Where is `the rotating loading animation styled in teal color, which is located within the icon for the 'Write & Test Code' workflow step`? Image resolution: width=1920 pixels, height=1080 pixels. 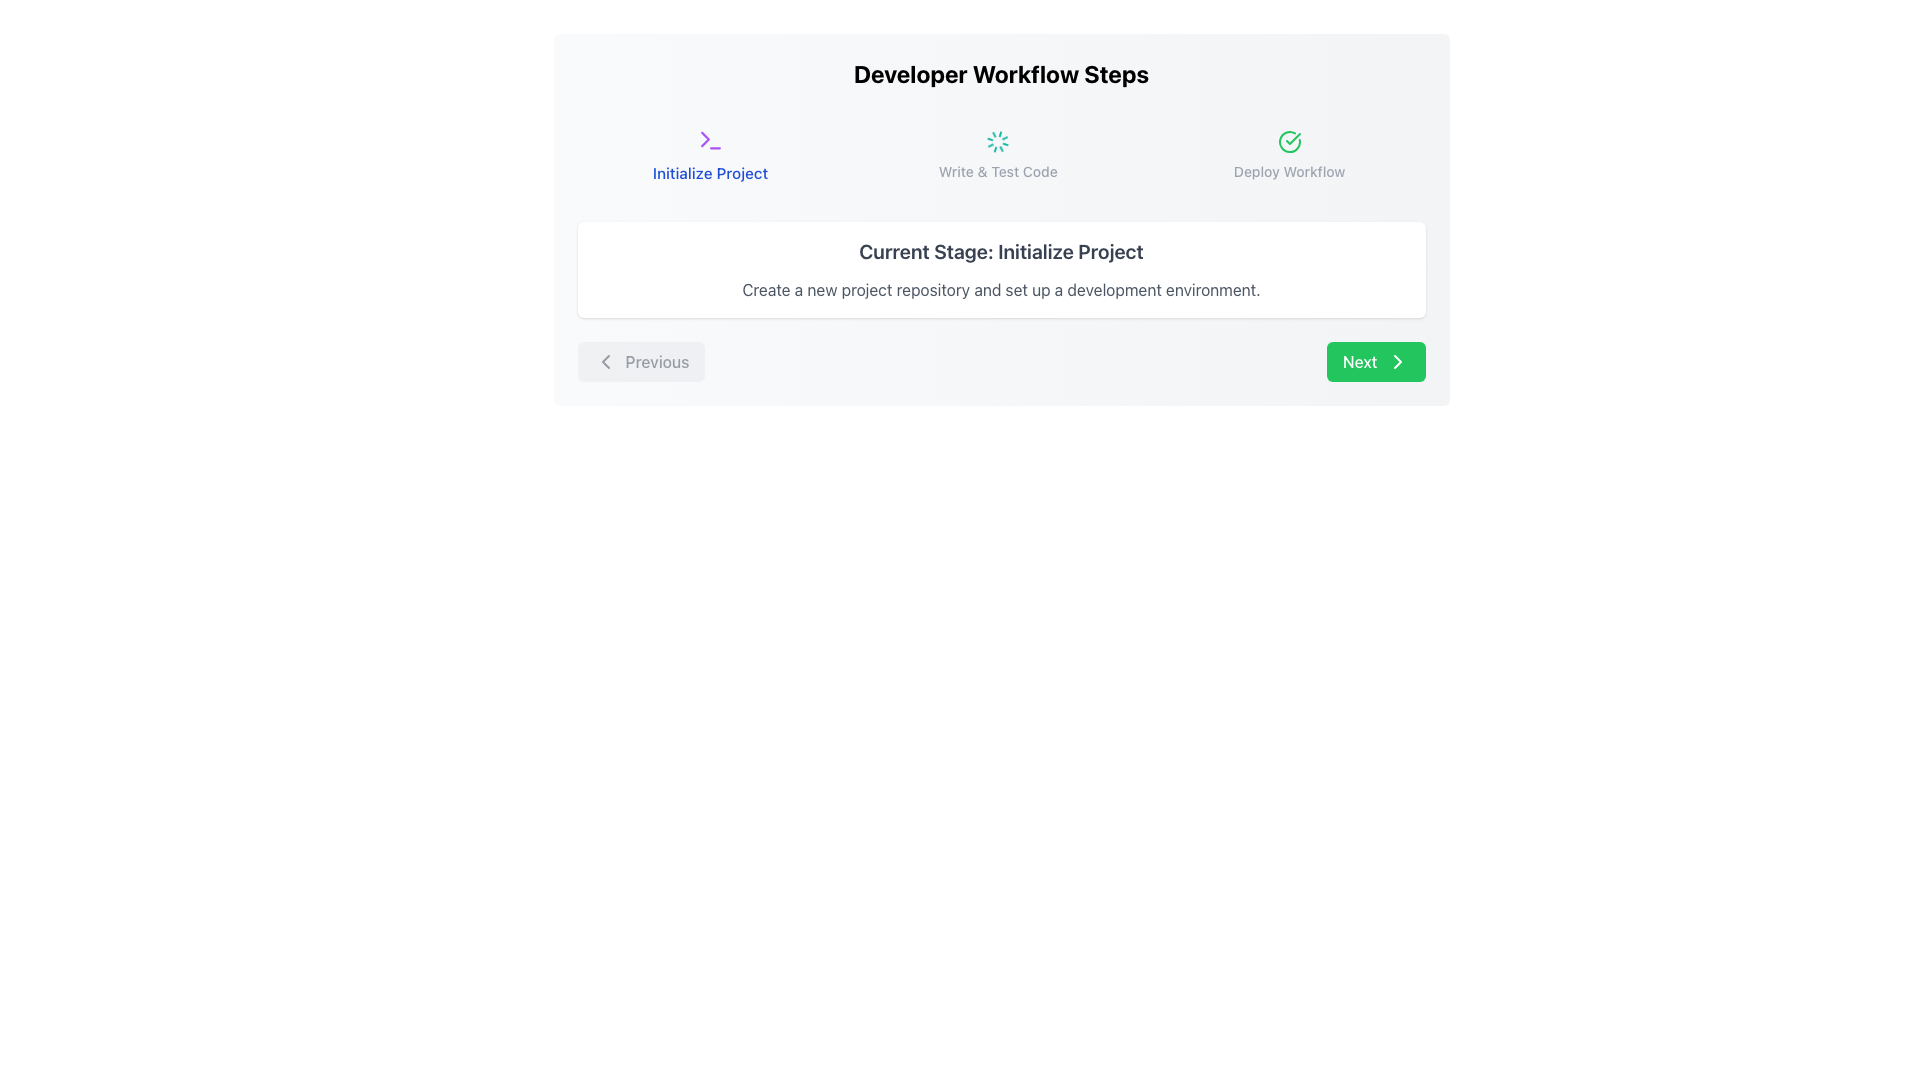
the rotating loading animation styled in teal color, which is located within the icon for the 'Write & Test Code' workflow step is located at coordinates (998, 141).